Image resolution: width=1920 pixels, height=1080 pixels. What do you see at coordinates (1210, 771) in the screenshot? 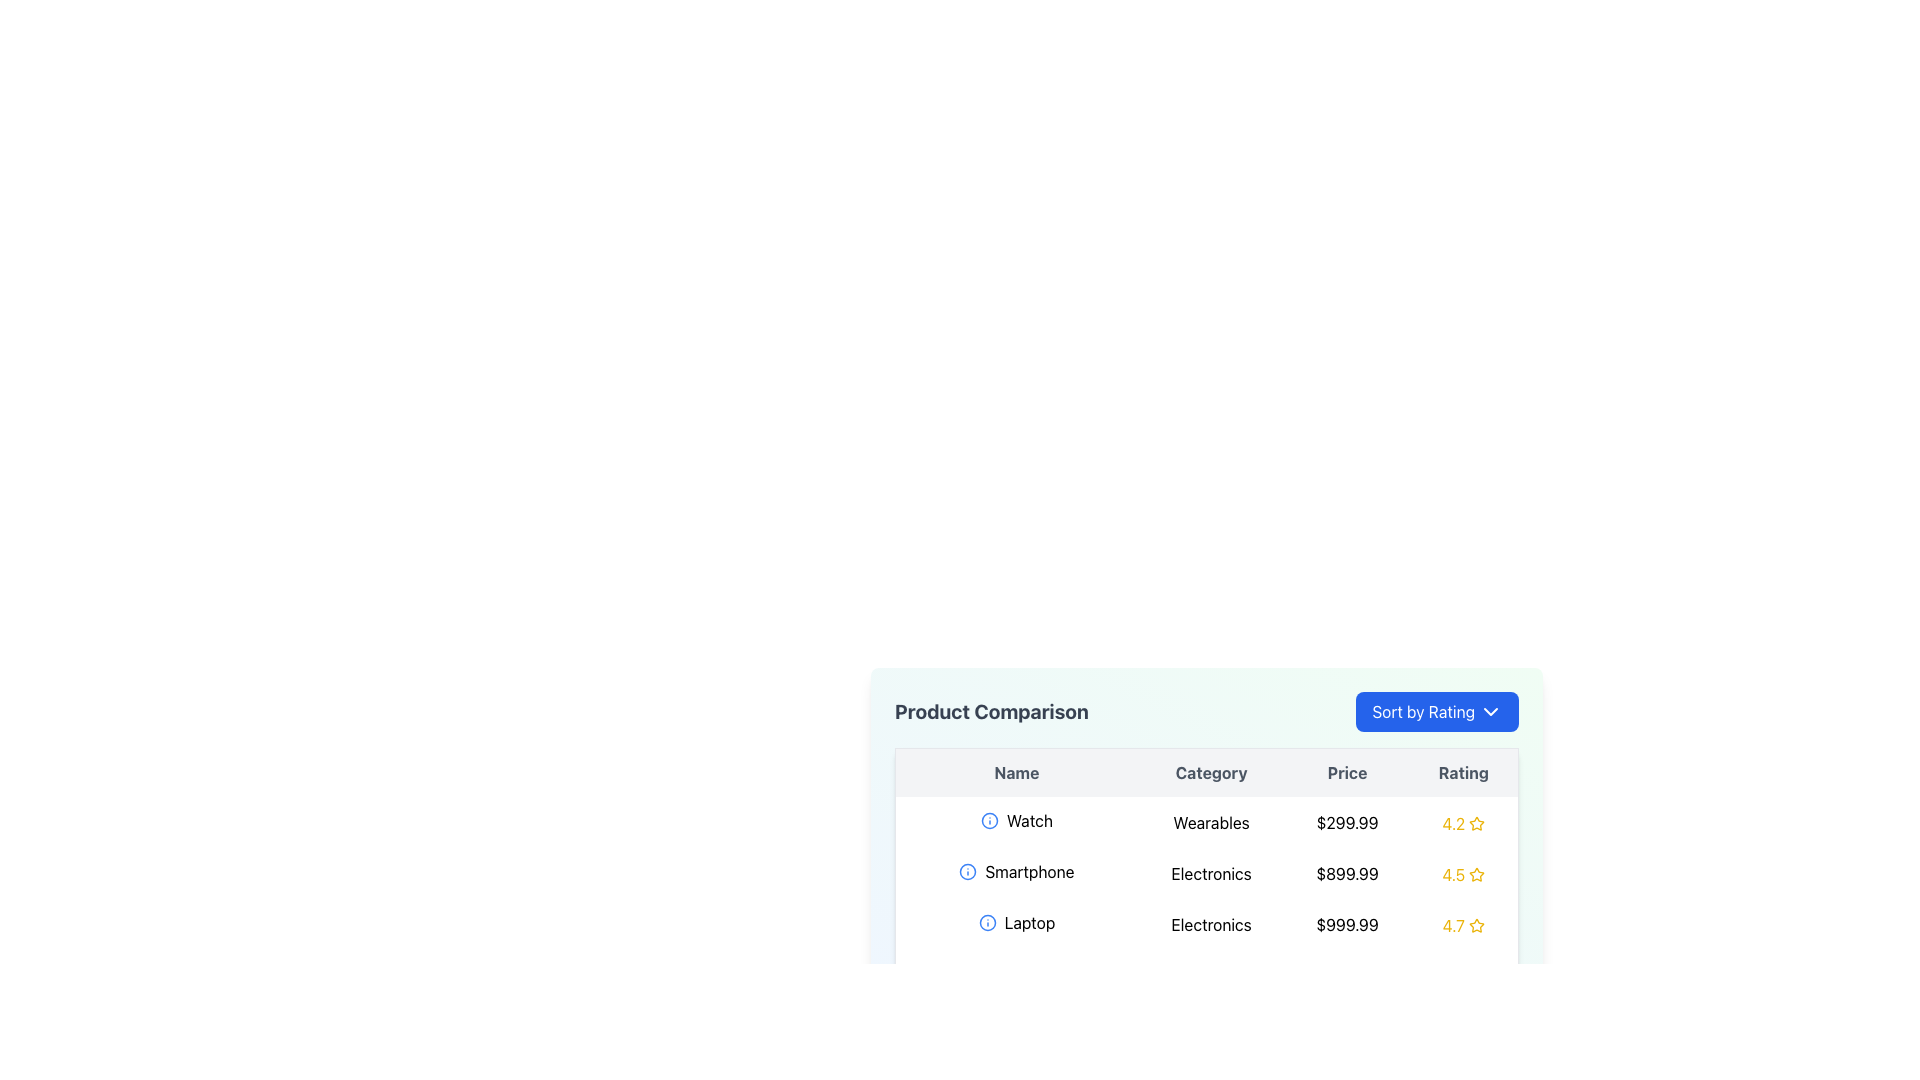
I see `the 'Category' header text label in the product comparison table, which is positioned between the 'Name' and 'Price' headers` at bounding box center [1210, 771].